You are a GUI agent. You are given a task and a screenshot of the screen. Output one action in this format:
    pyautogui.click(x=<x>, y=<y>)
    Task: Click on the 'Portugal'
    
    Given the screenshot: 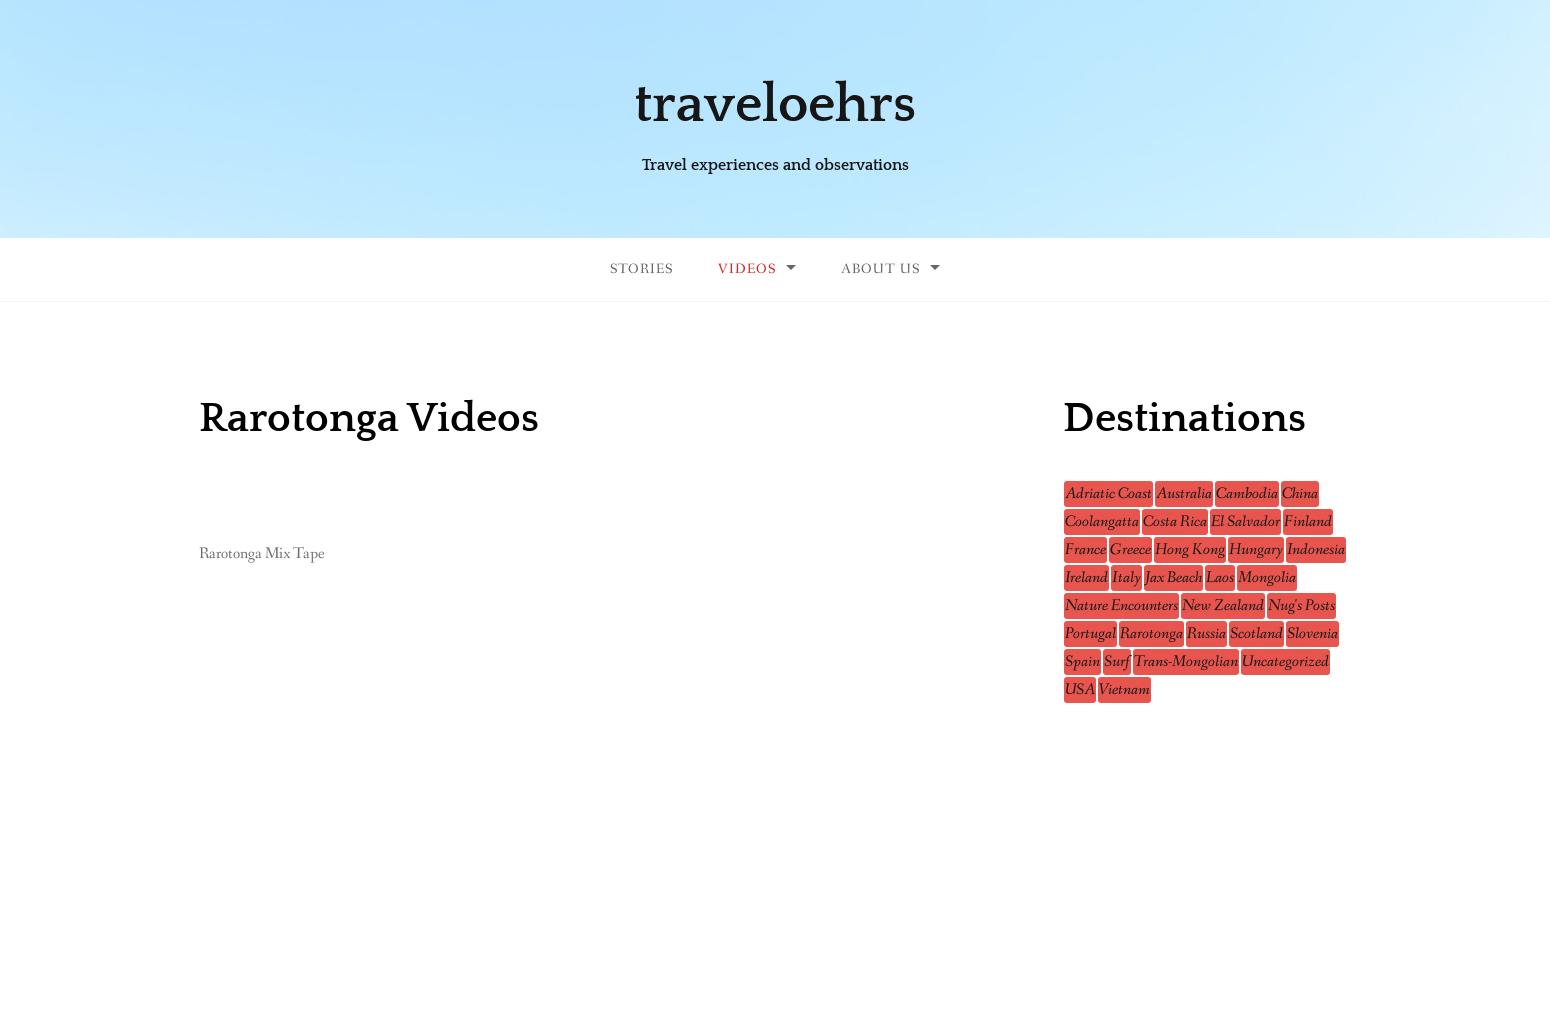 What is the action you would take?
    pyautogui.click(x=1089, y=633)
    